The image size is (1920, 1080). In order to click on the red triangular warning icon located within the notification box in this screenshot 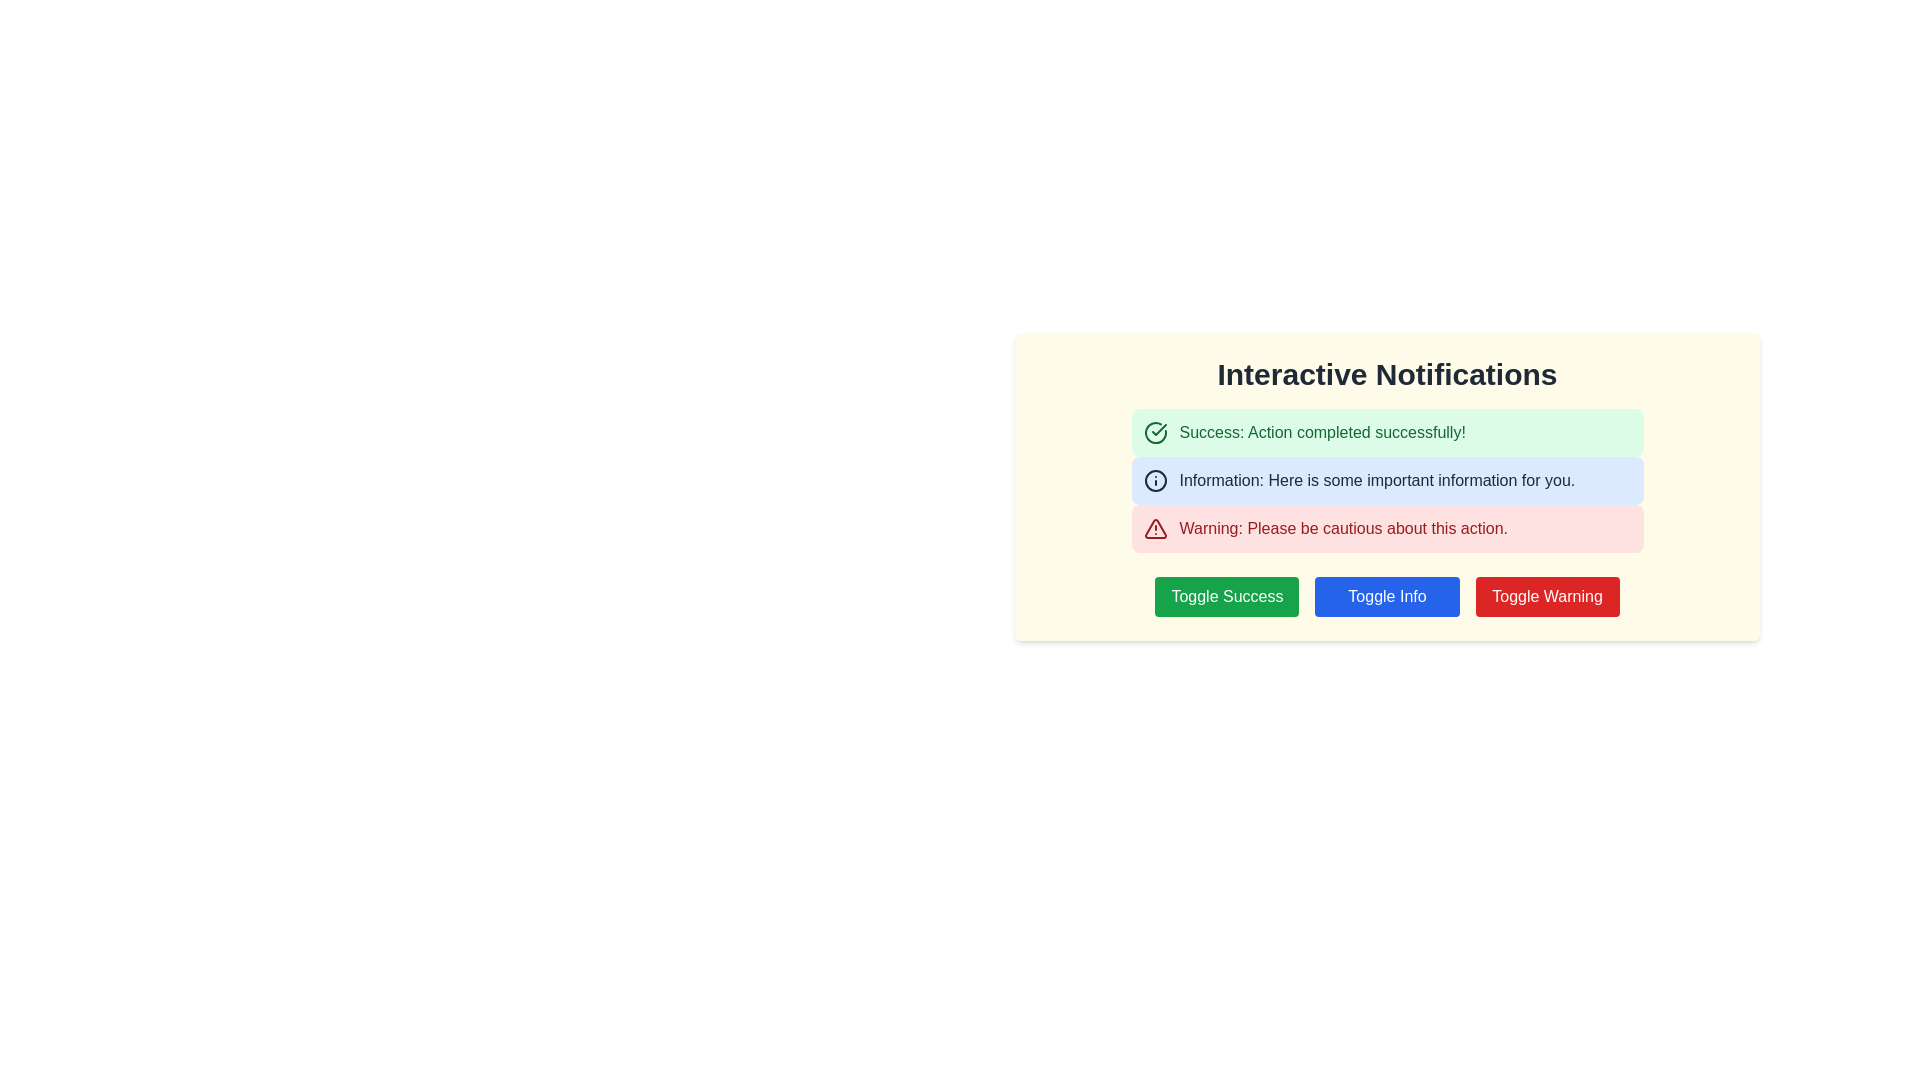, I will do `click(1155, 527)`.